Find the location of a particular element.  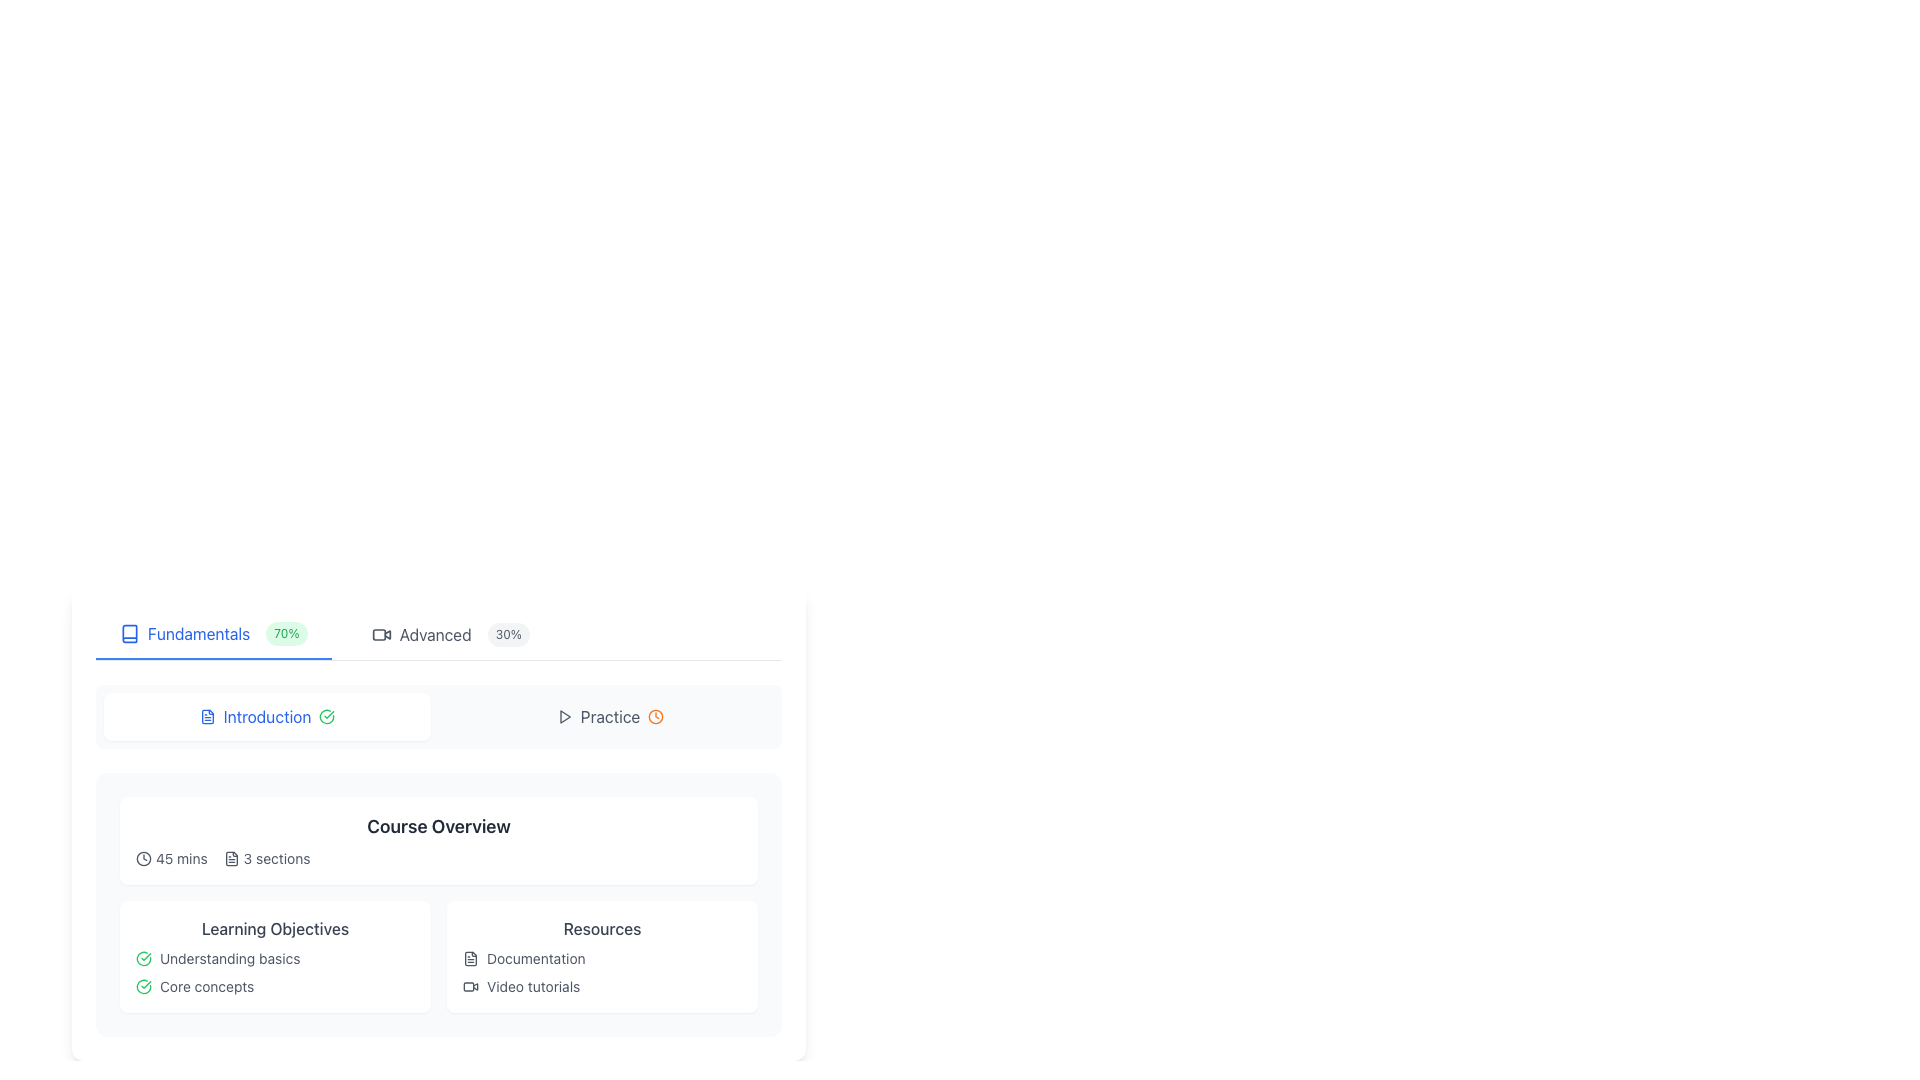

the text with a checkmark icon that serves as a descriptor for a completed course module in the 'Learning Objectives' section of the Course Overview panel is located at coordinates (274, 958).